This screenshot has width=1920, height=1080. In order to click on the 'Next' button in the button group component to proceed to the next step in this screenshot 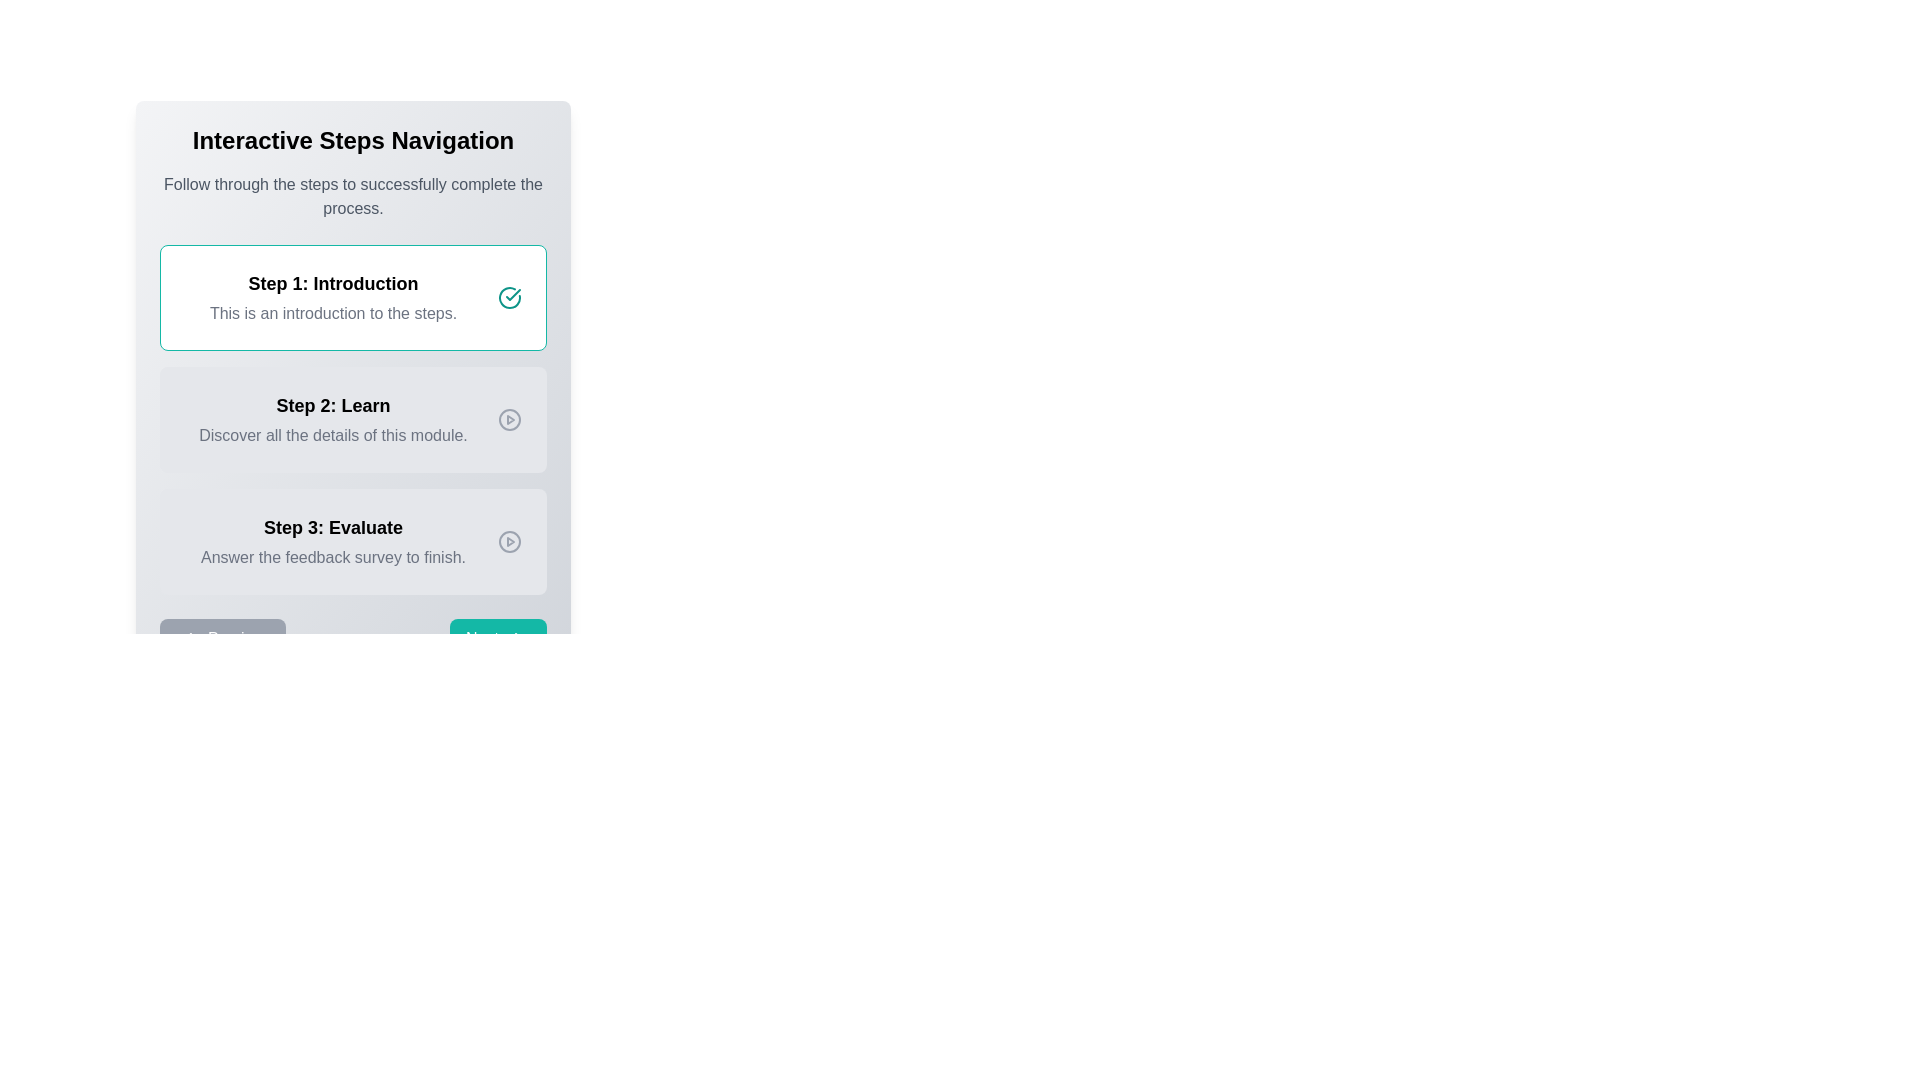, I will do `click(353, 639)`.